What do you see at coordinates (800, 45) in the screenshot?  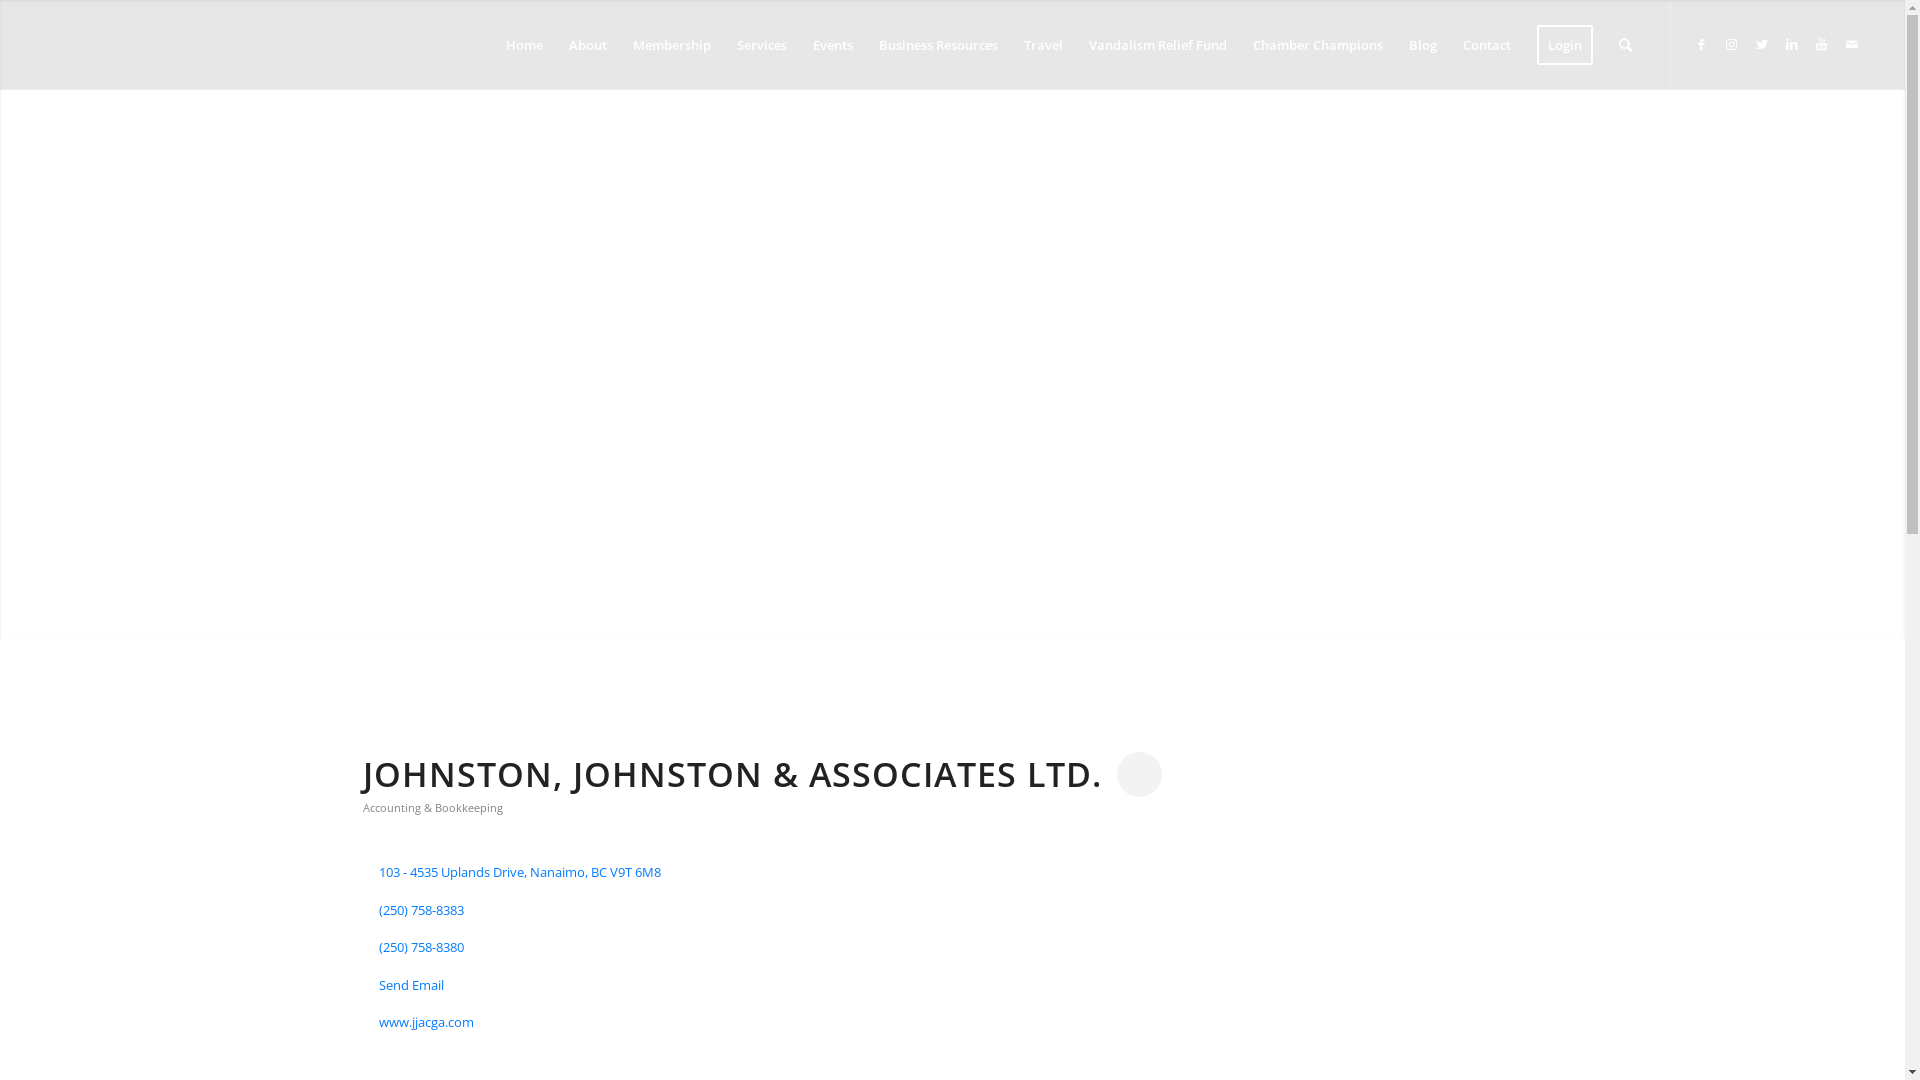 I see `'Events'` at bounding box center [800, 45].